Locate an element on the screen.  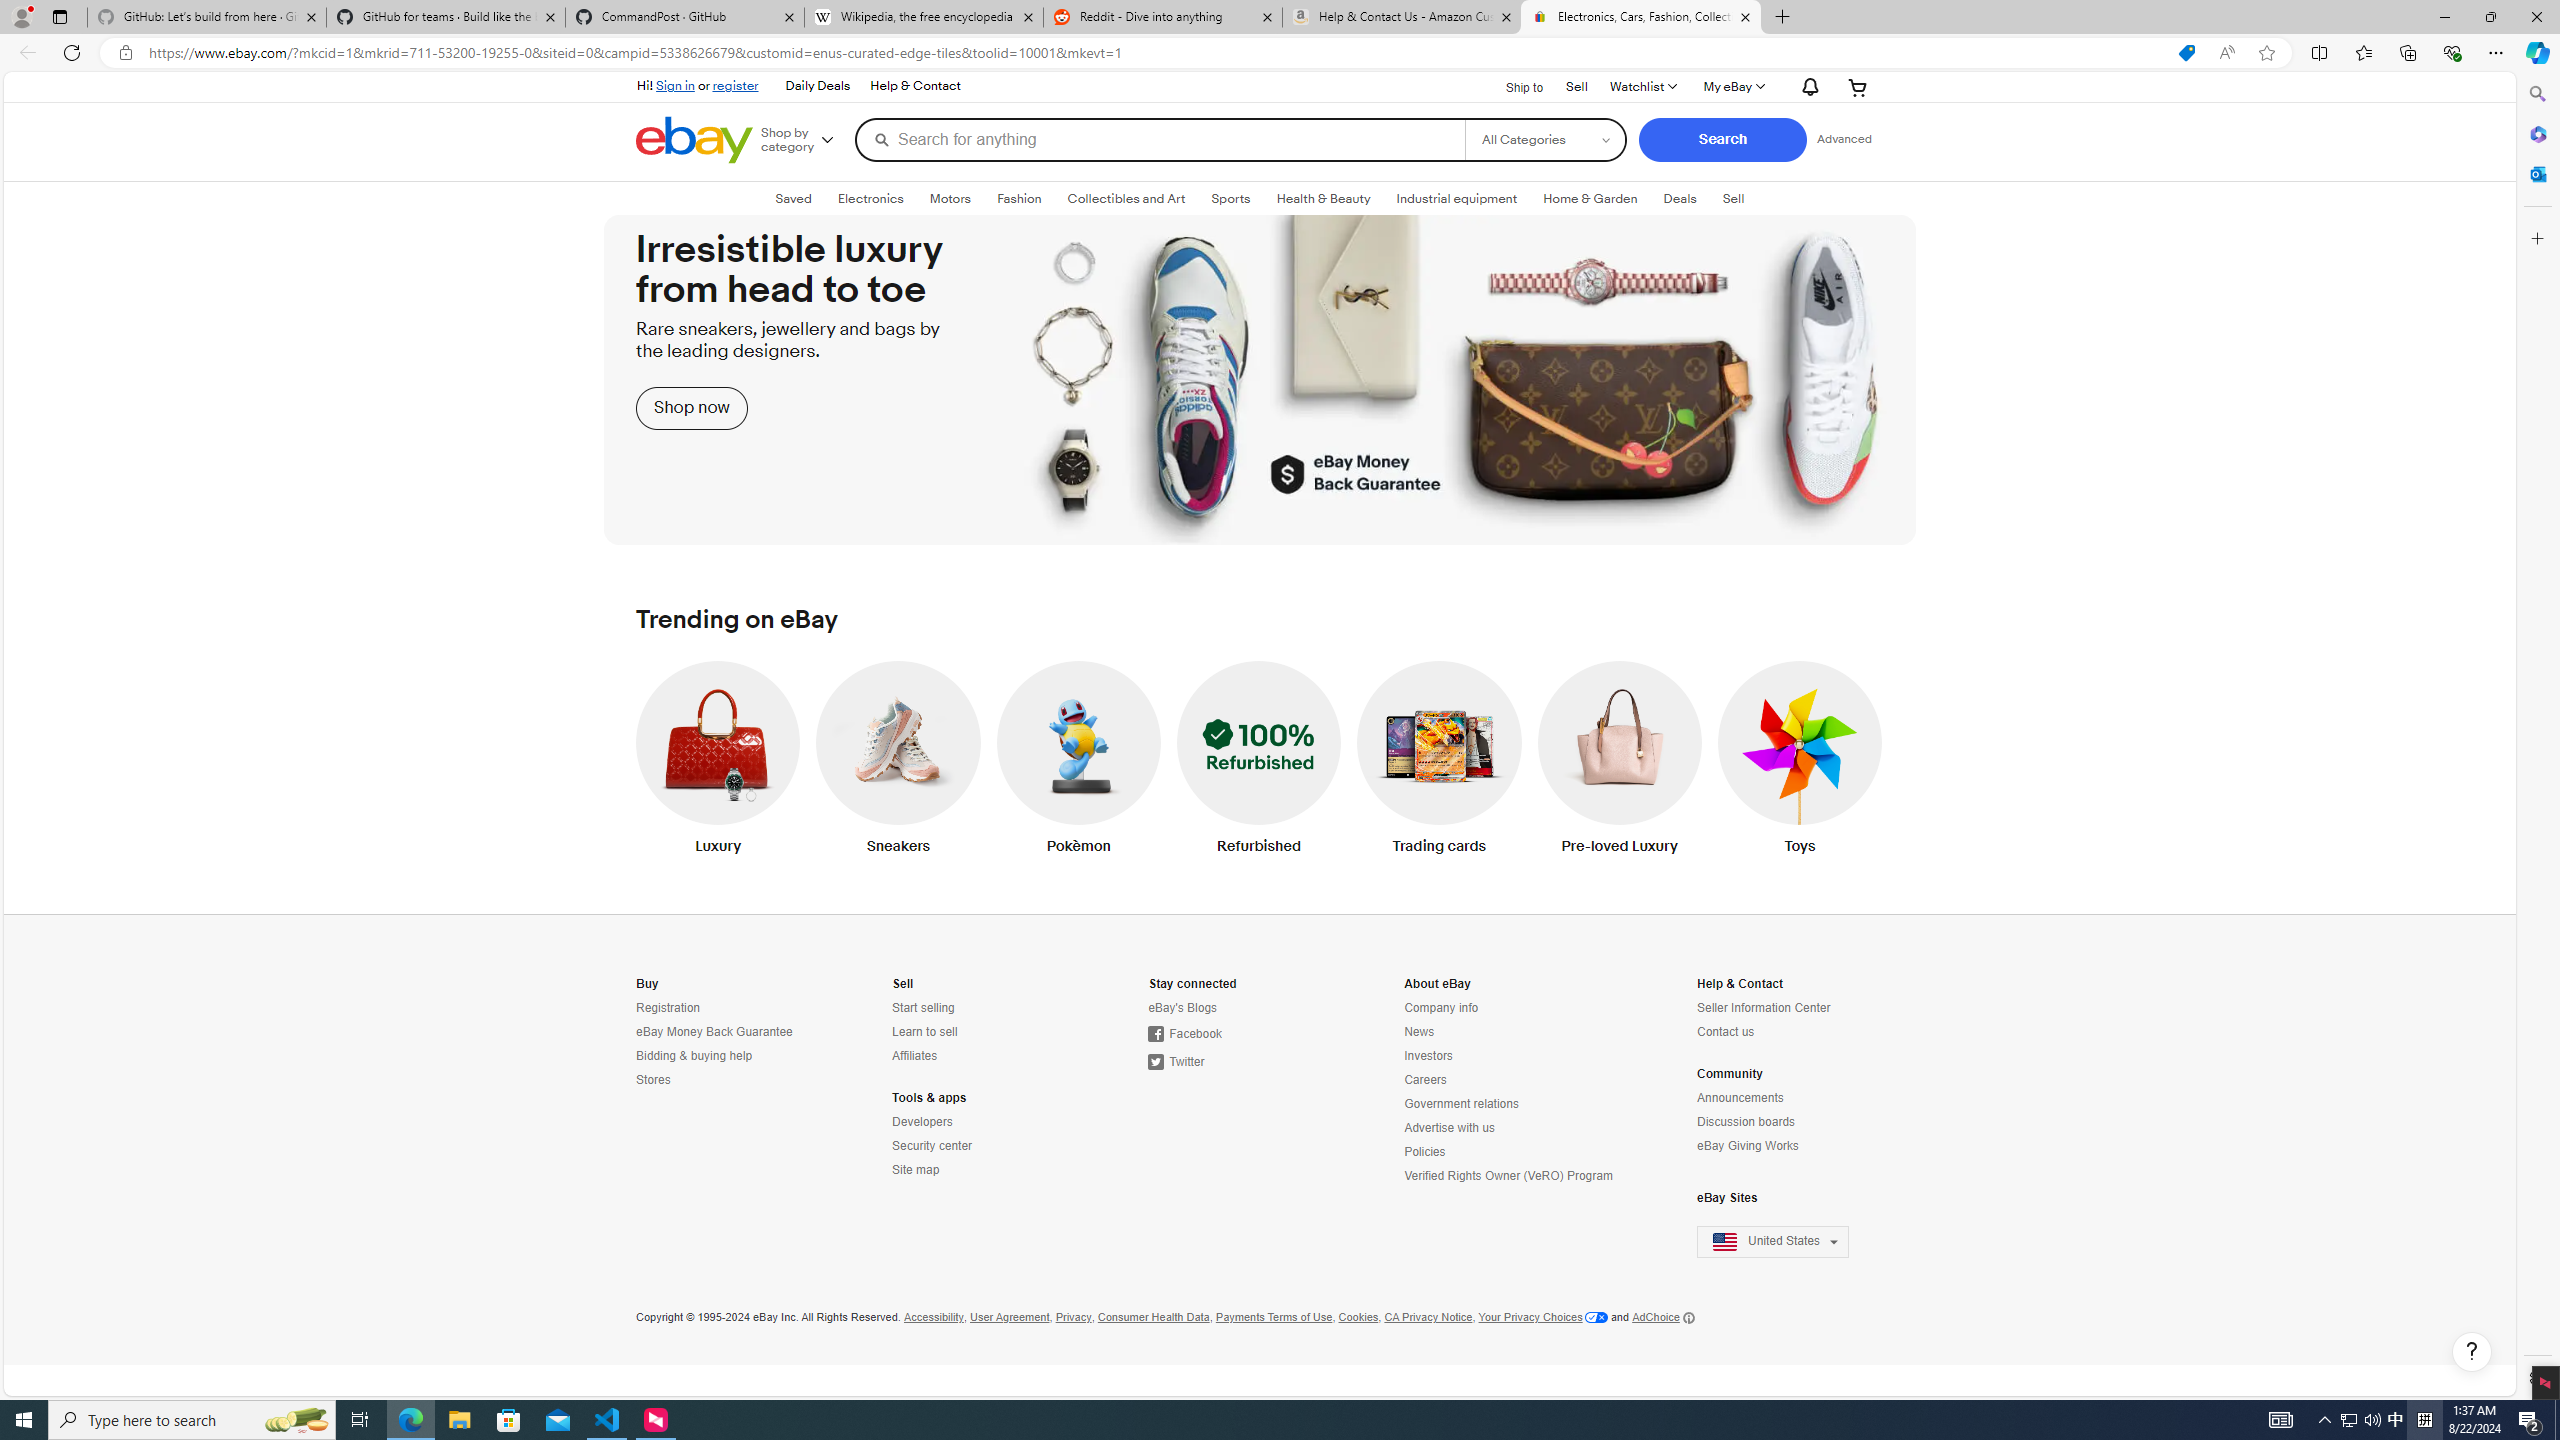
'Home & Garden' is located at coordinates (1590, 199).